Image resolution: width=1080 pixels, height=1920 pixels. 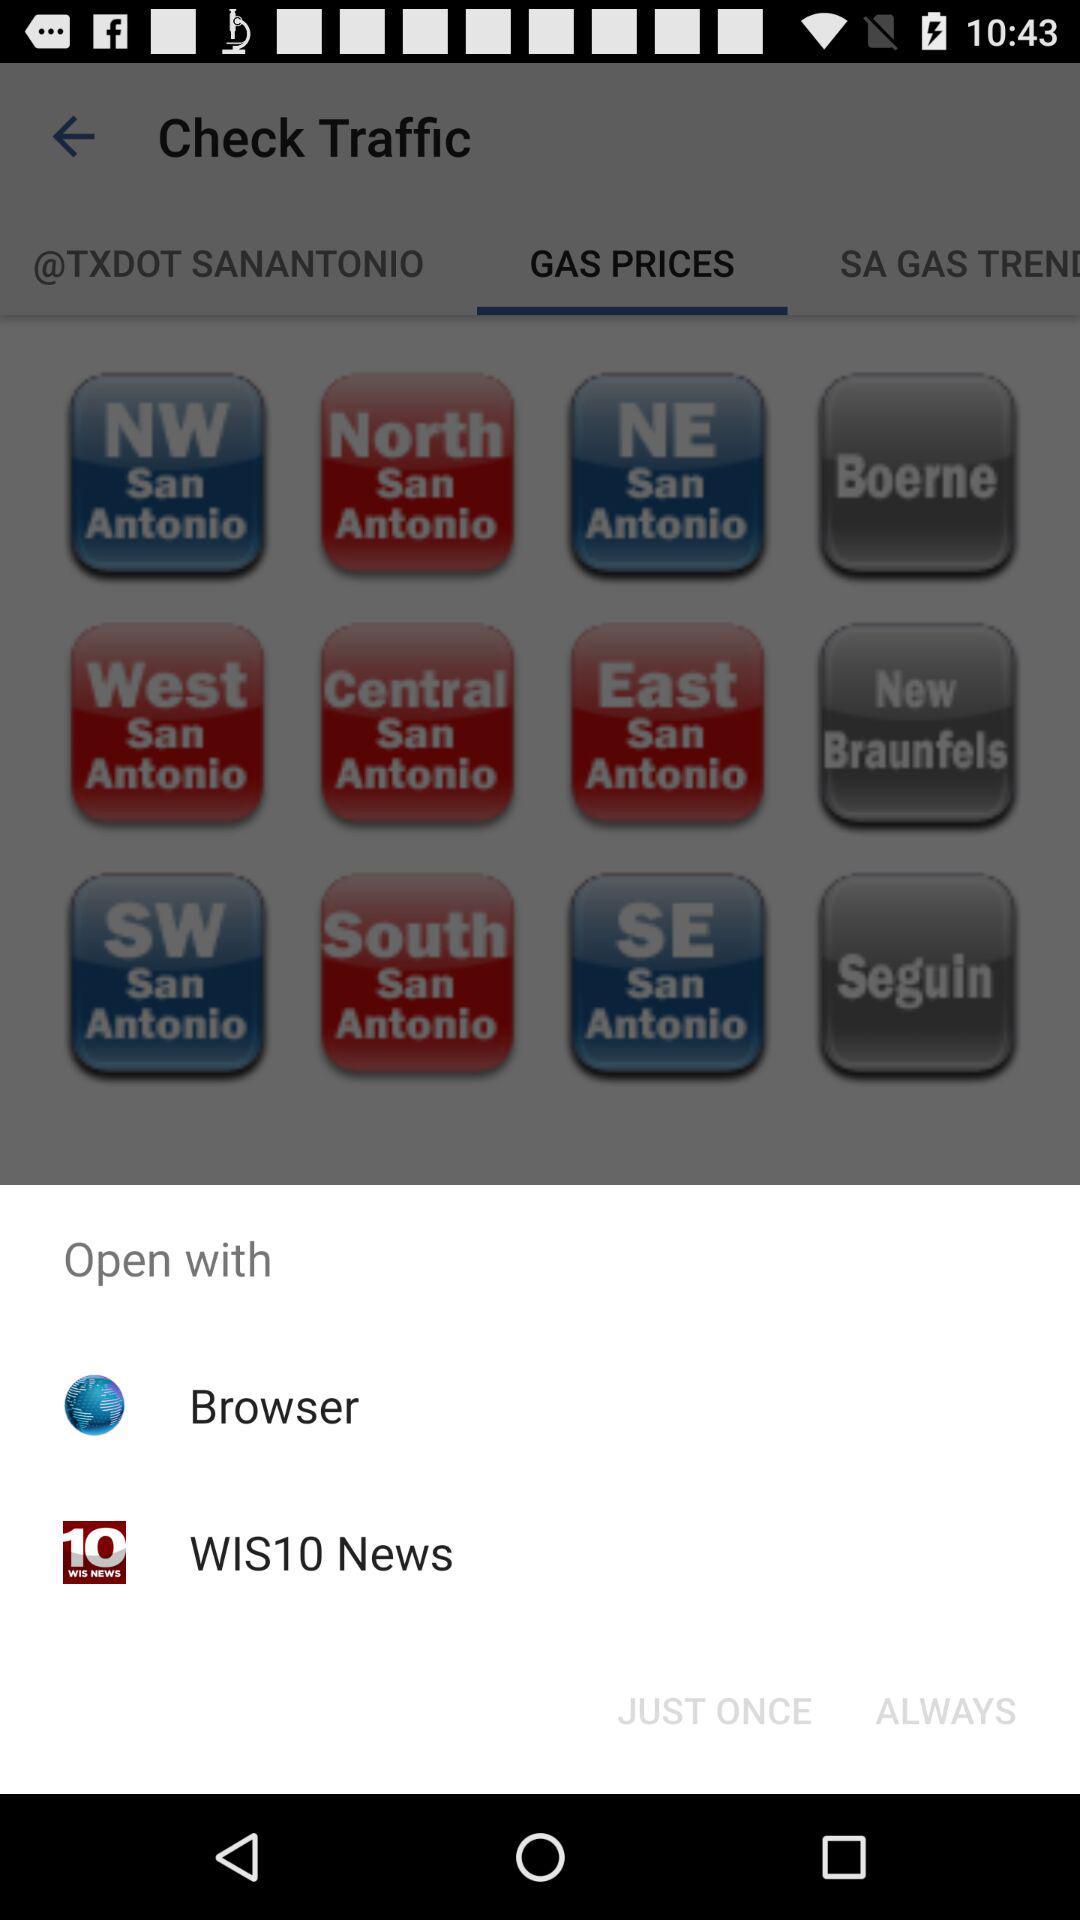 What do you see at coordinates (945, 1708) in the screenshot?
I see `the item below the open with` at bounding box center [945, 1708].